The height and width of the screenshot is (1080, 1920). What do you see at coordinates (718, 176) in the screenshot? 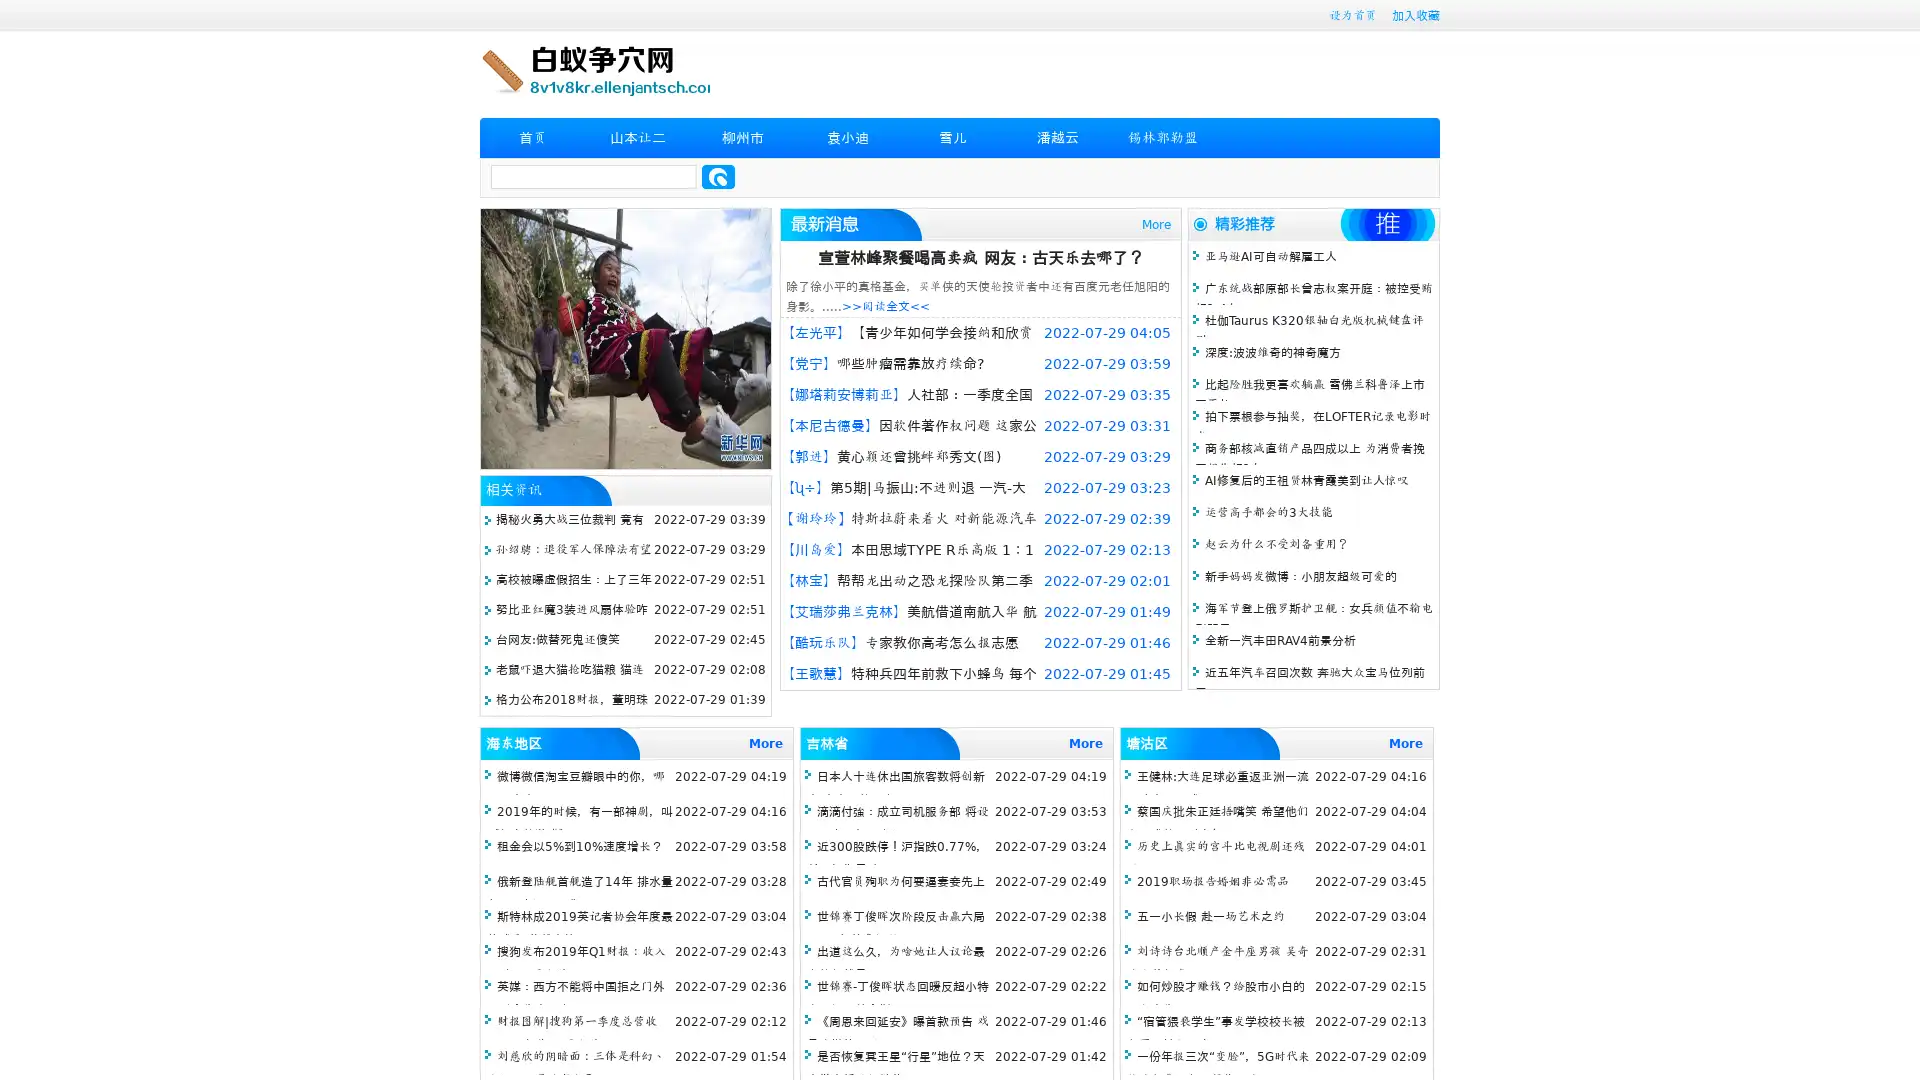
I see `Search` at bounding box center [718, 176].